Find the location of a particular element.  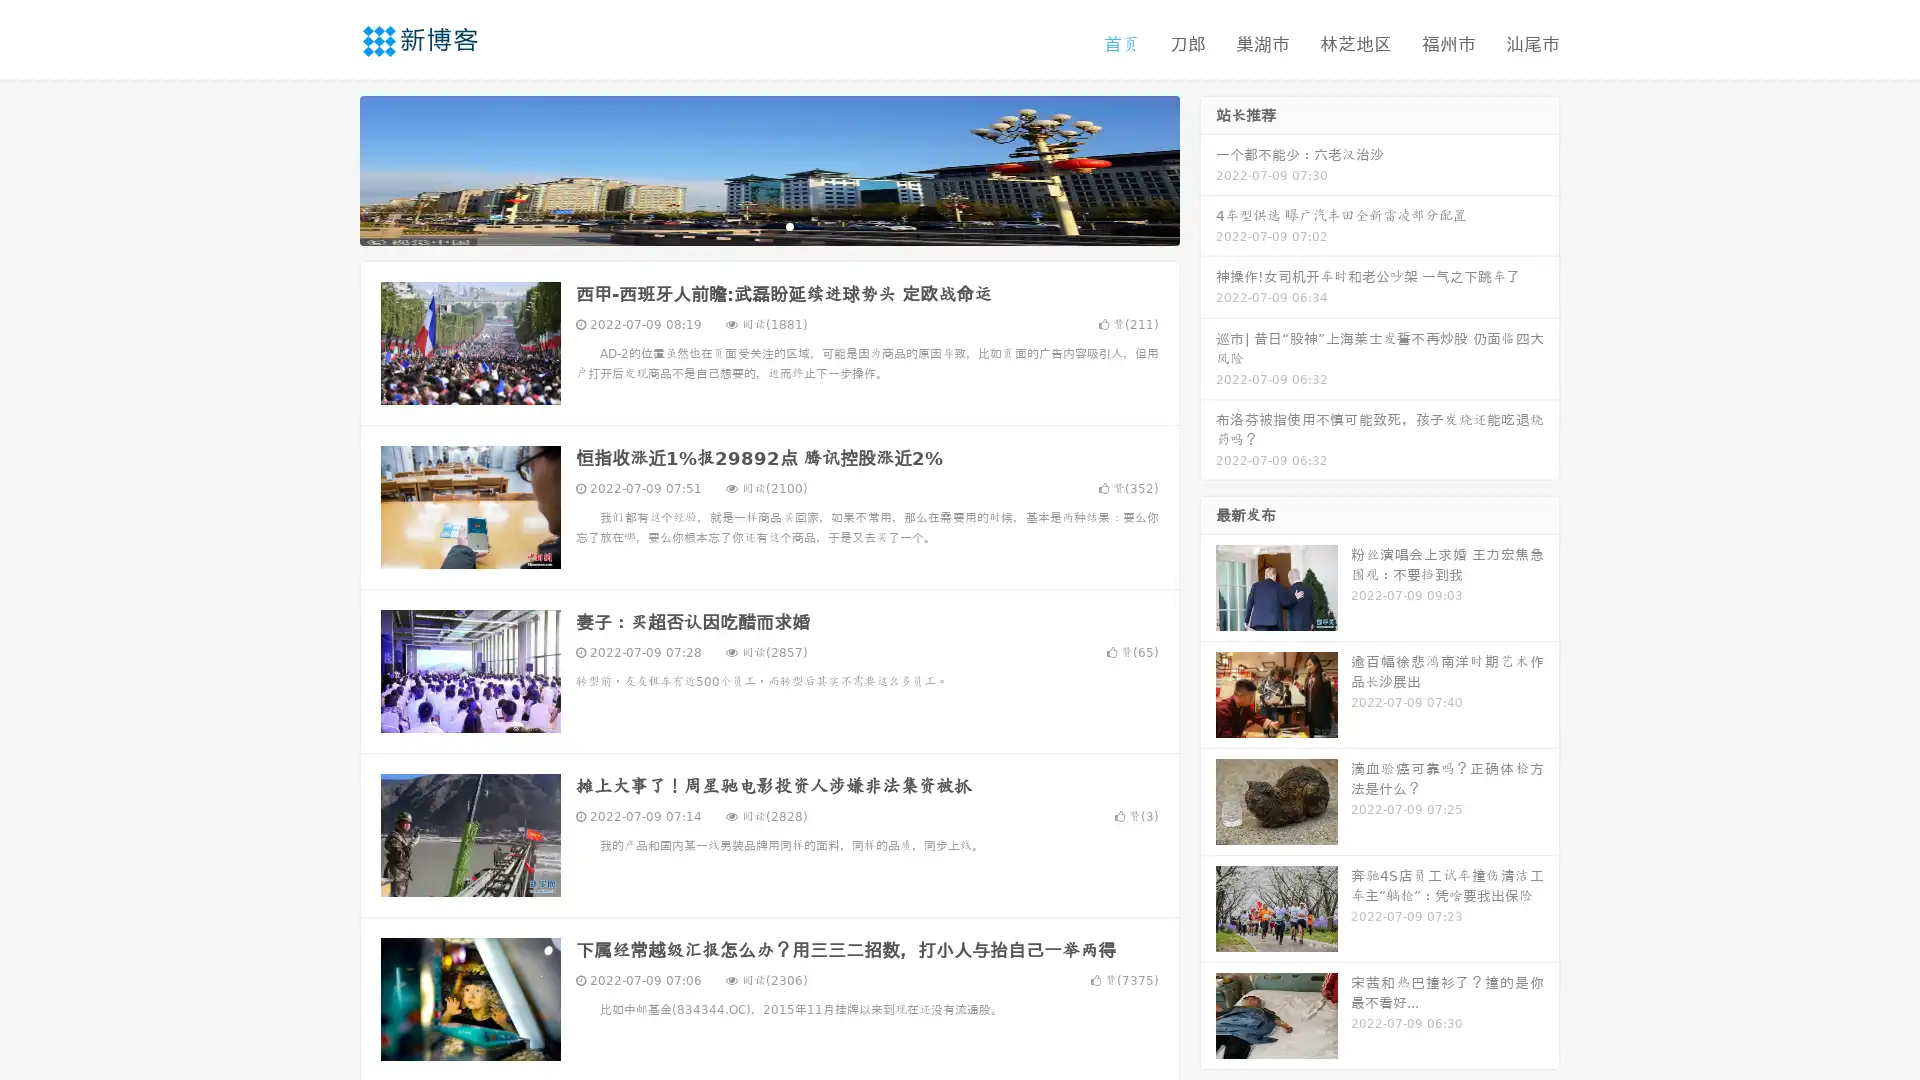

Previous slide is located at coordinates (330, 168).